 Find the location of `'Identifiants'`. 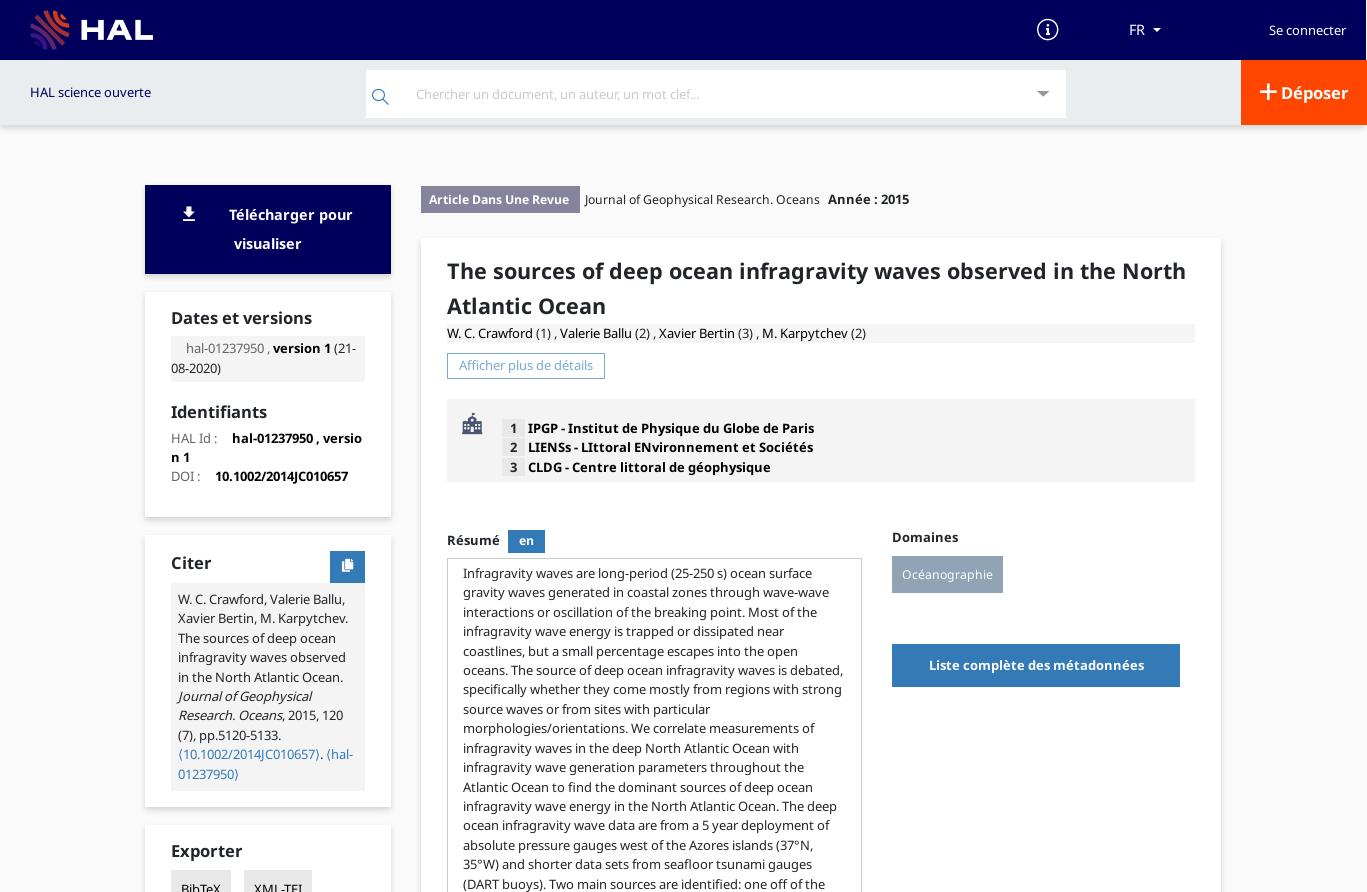

'Identifiants' is located at coordinates (217, 409).